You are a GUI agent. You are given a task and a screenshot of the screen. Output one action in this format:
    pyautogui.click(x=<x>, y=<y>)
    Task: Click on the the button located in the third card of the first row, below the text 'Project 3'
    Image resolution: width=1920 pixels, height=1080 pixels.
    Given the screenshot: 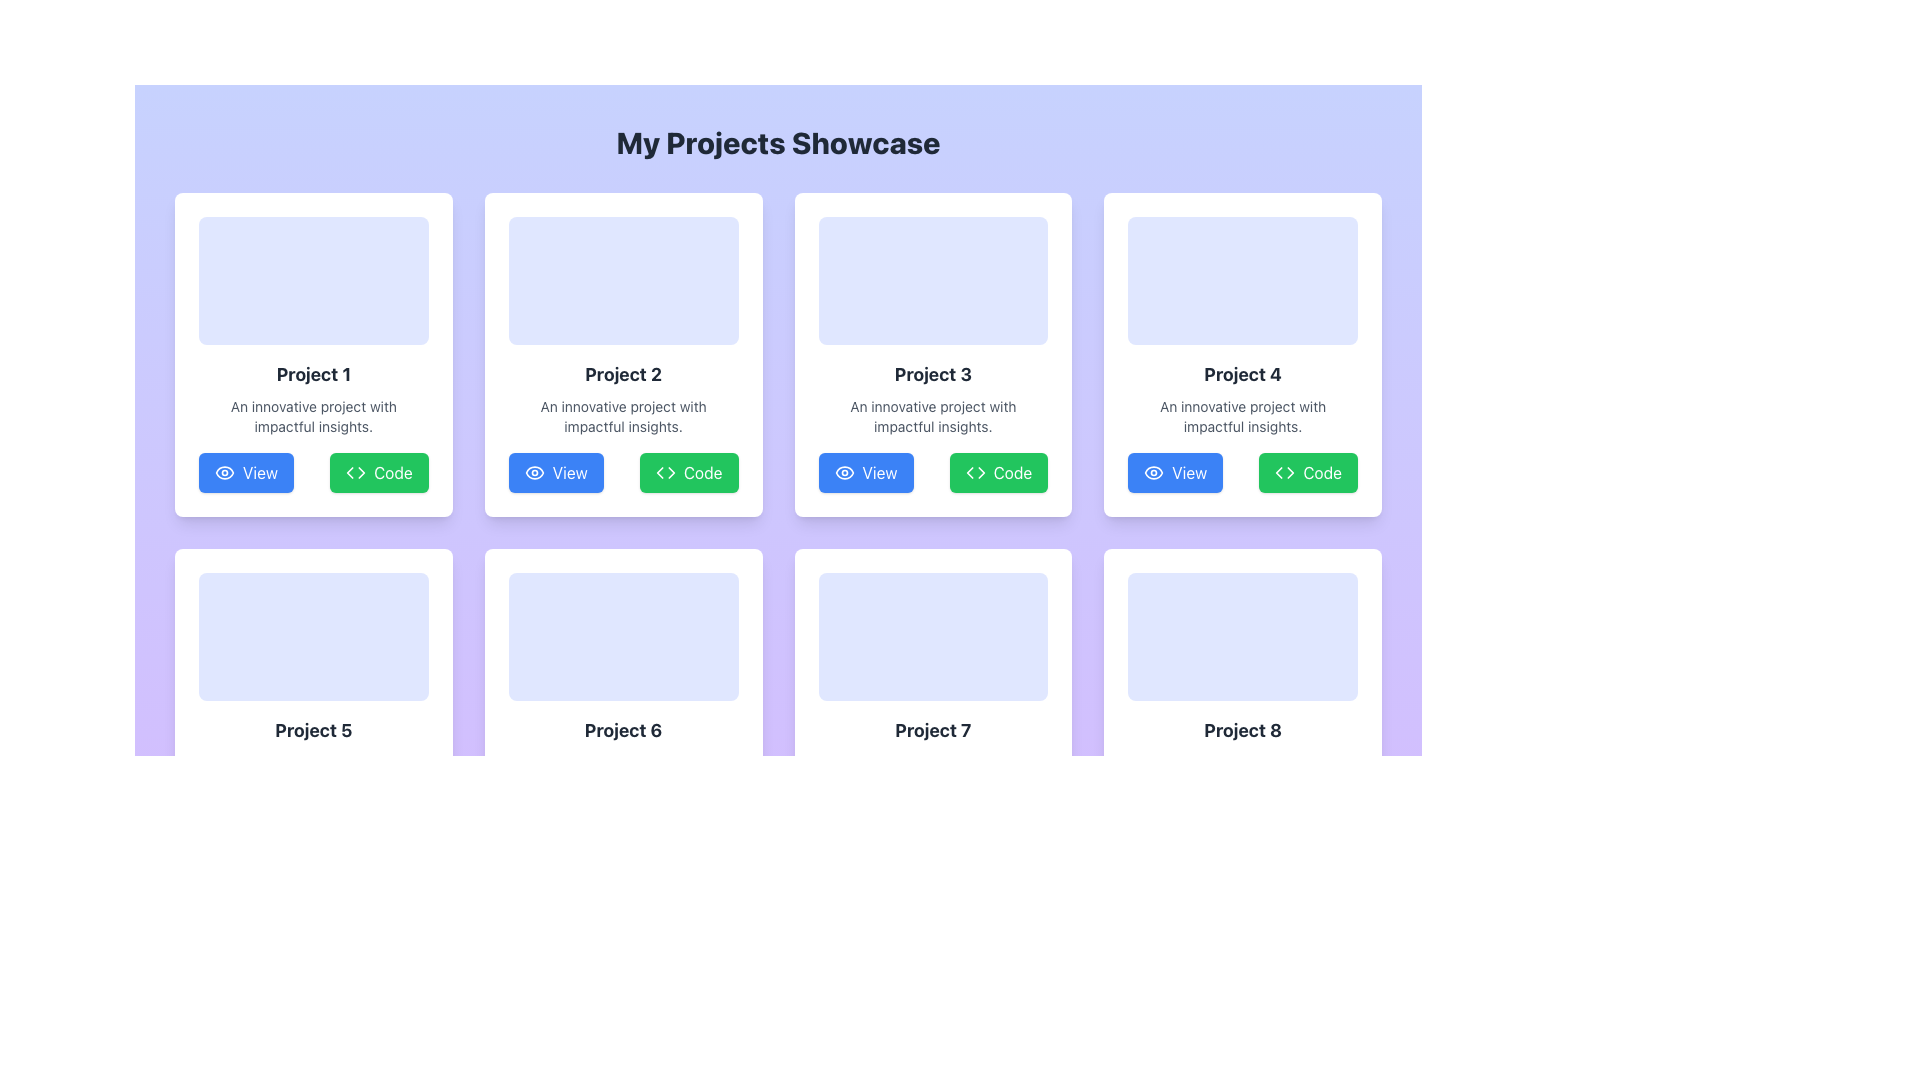 What is the action you would take?
    pyautogui.click(x=865, y=473)
    